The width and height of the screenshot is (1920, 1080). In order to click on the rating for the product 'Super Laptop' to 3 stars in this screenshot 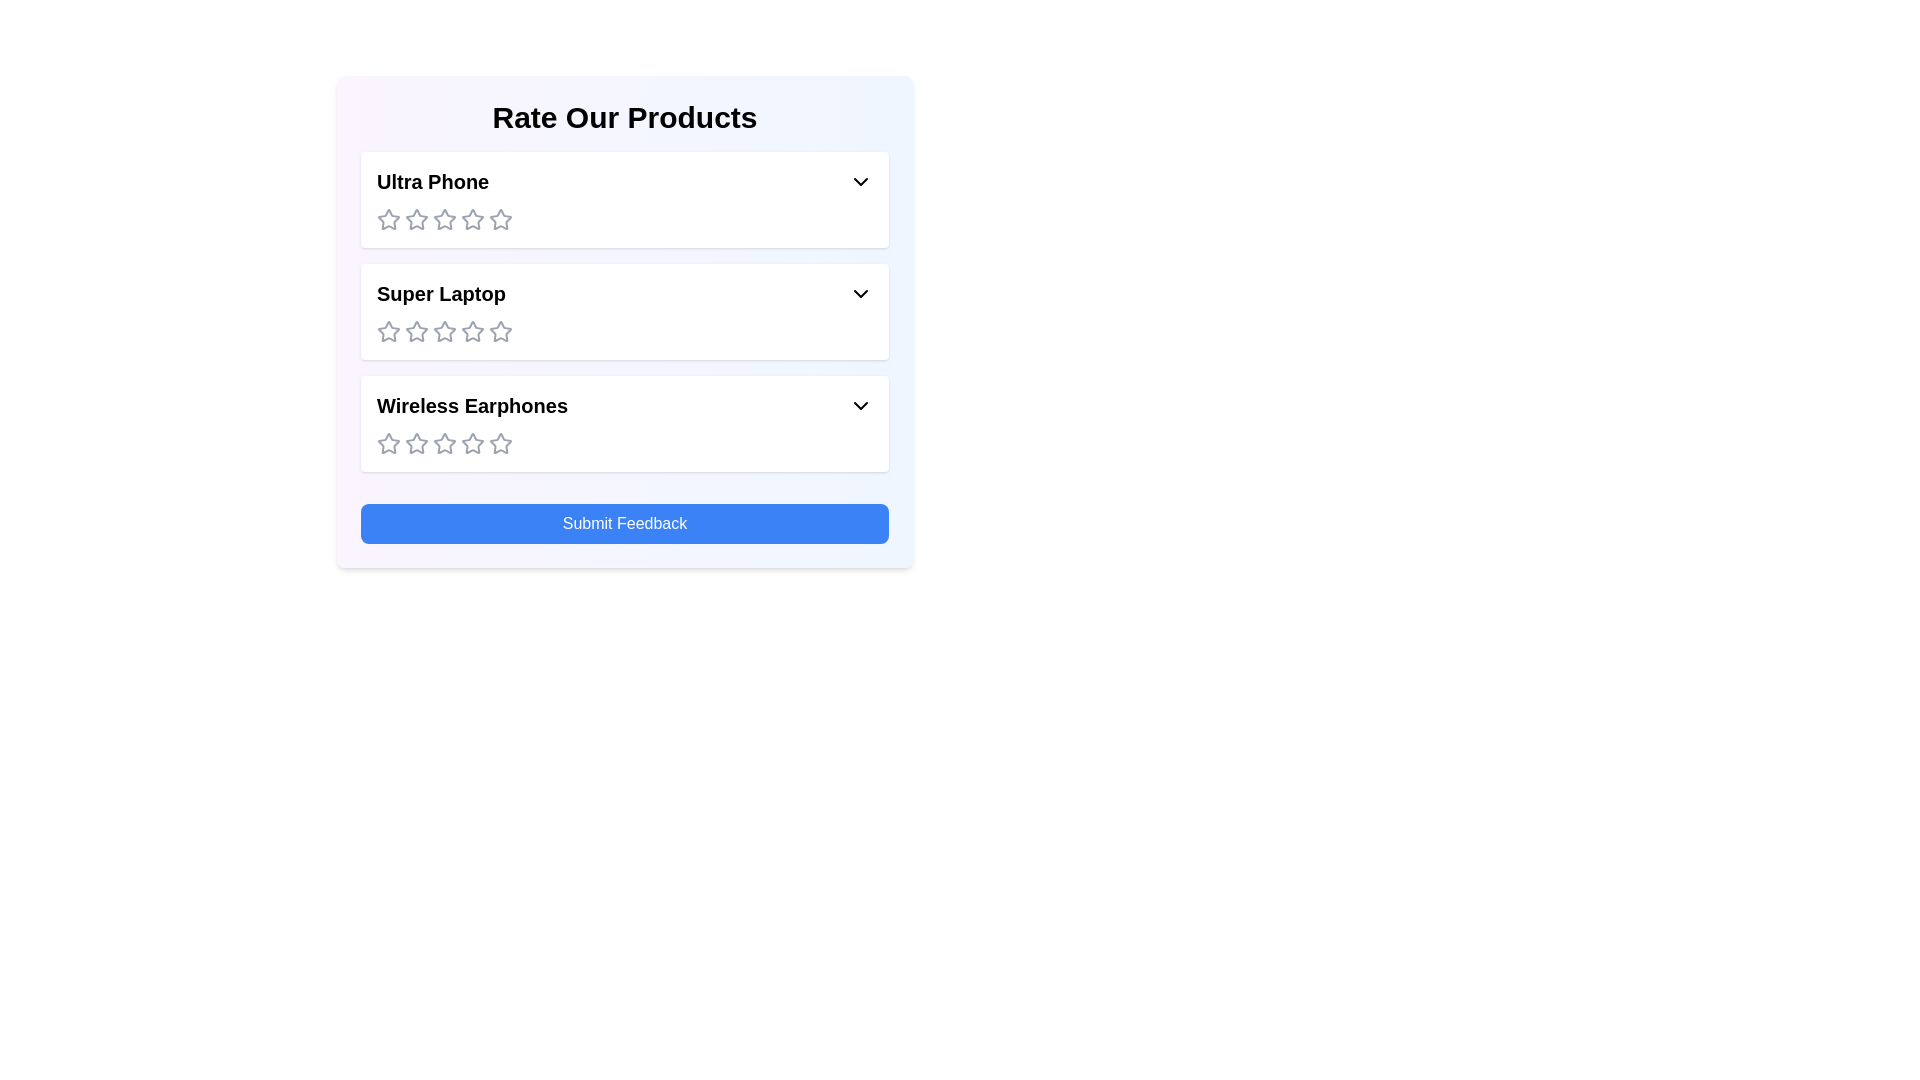, I will do `click(444, 330)`.